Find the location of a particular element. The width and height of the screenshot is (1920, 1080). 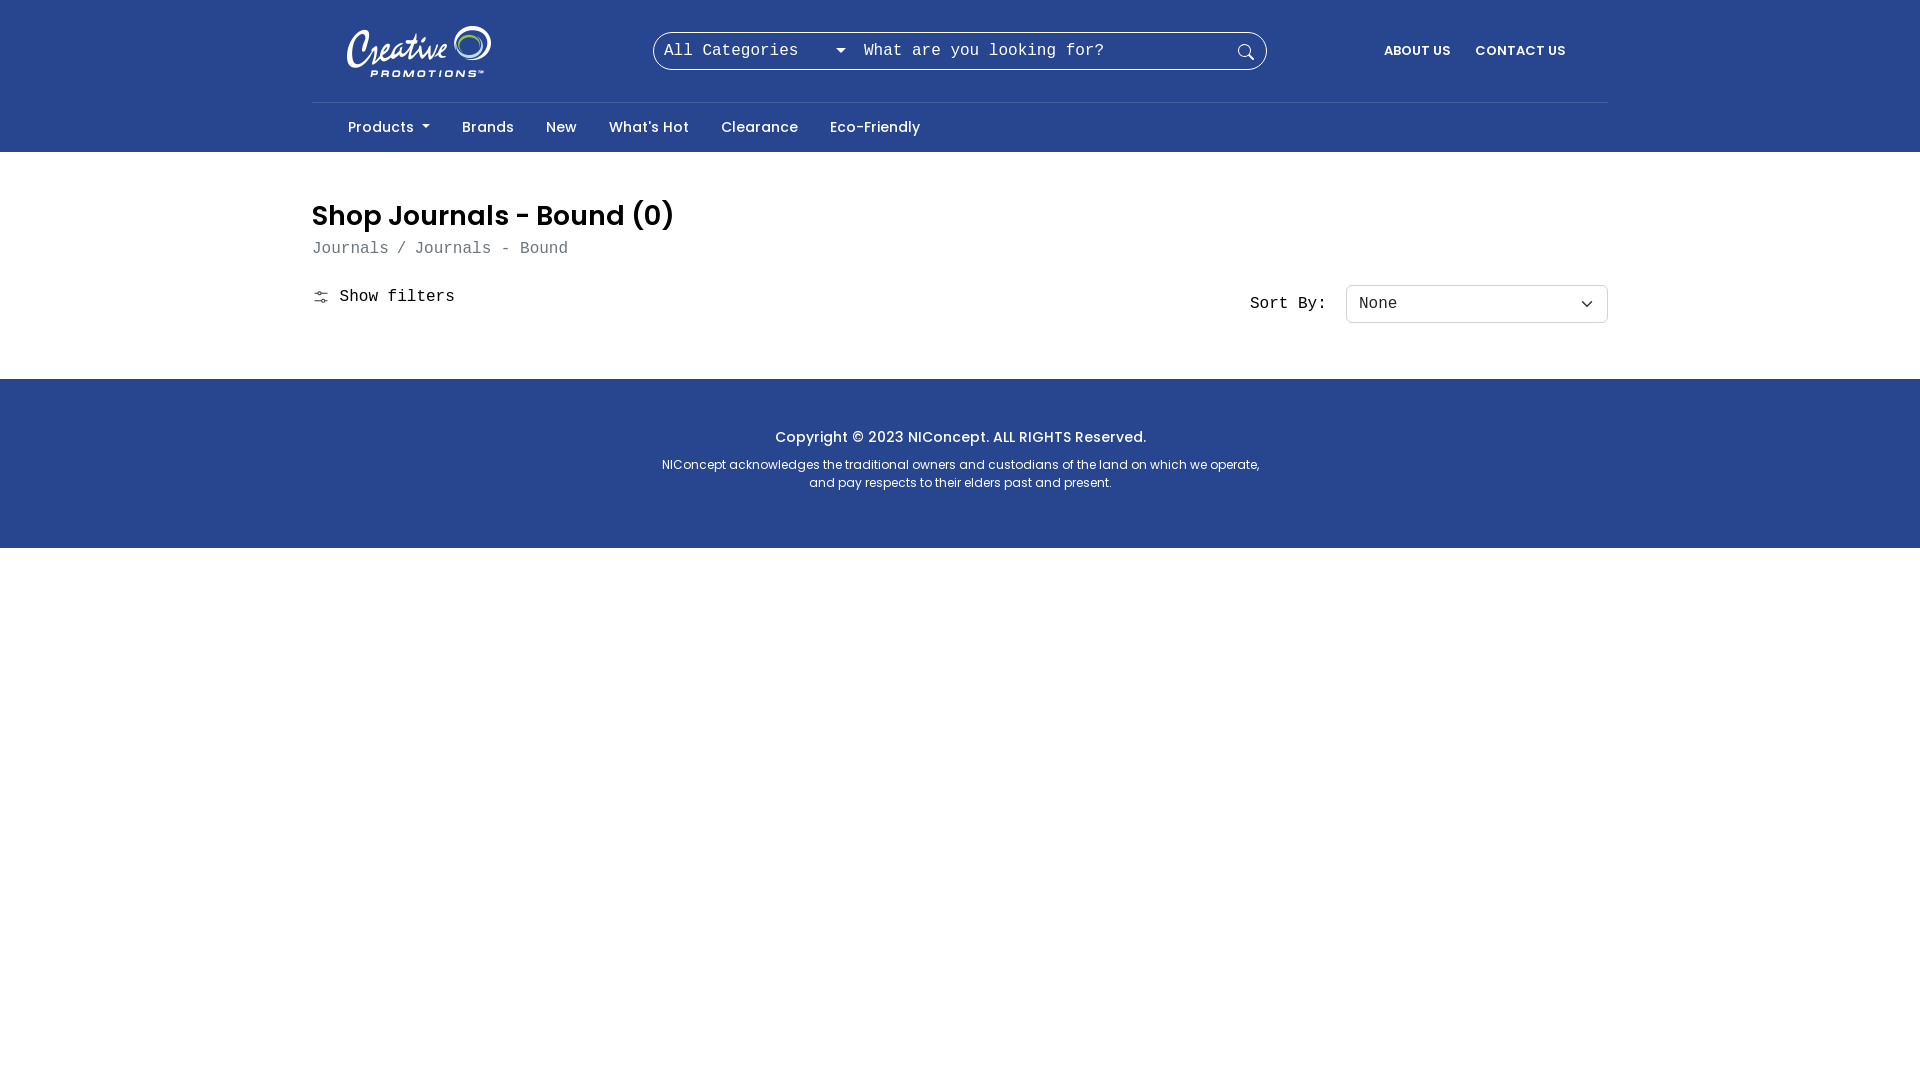

'Brands' is located at coordinates (488, 127).